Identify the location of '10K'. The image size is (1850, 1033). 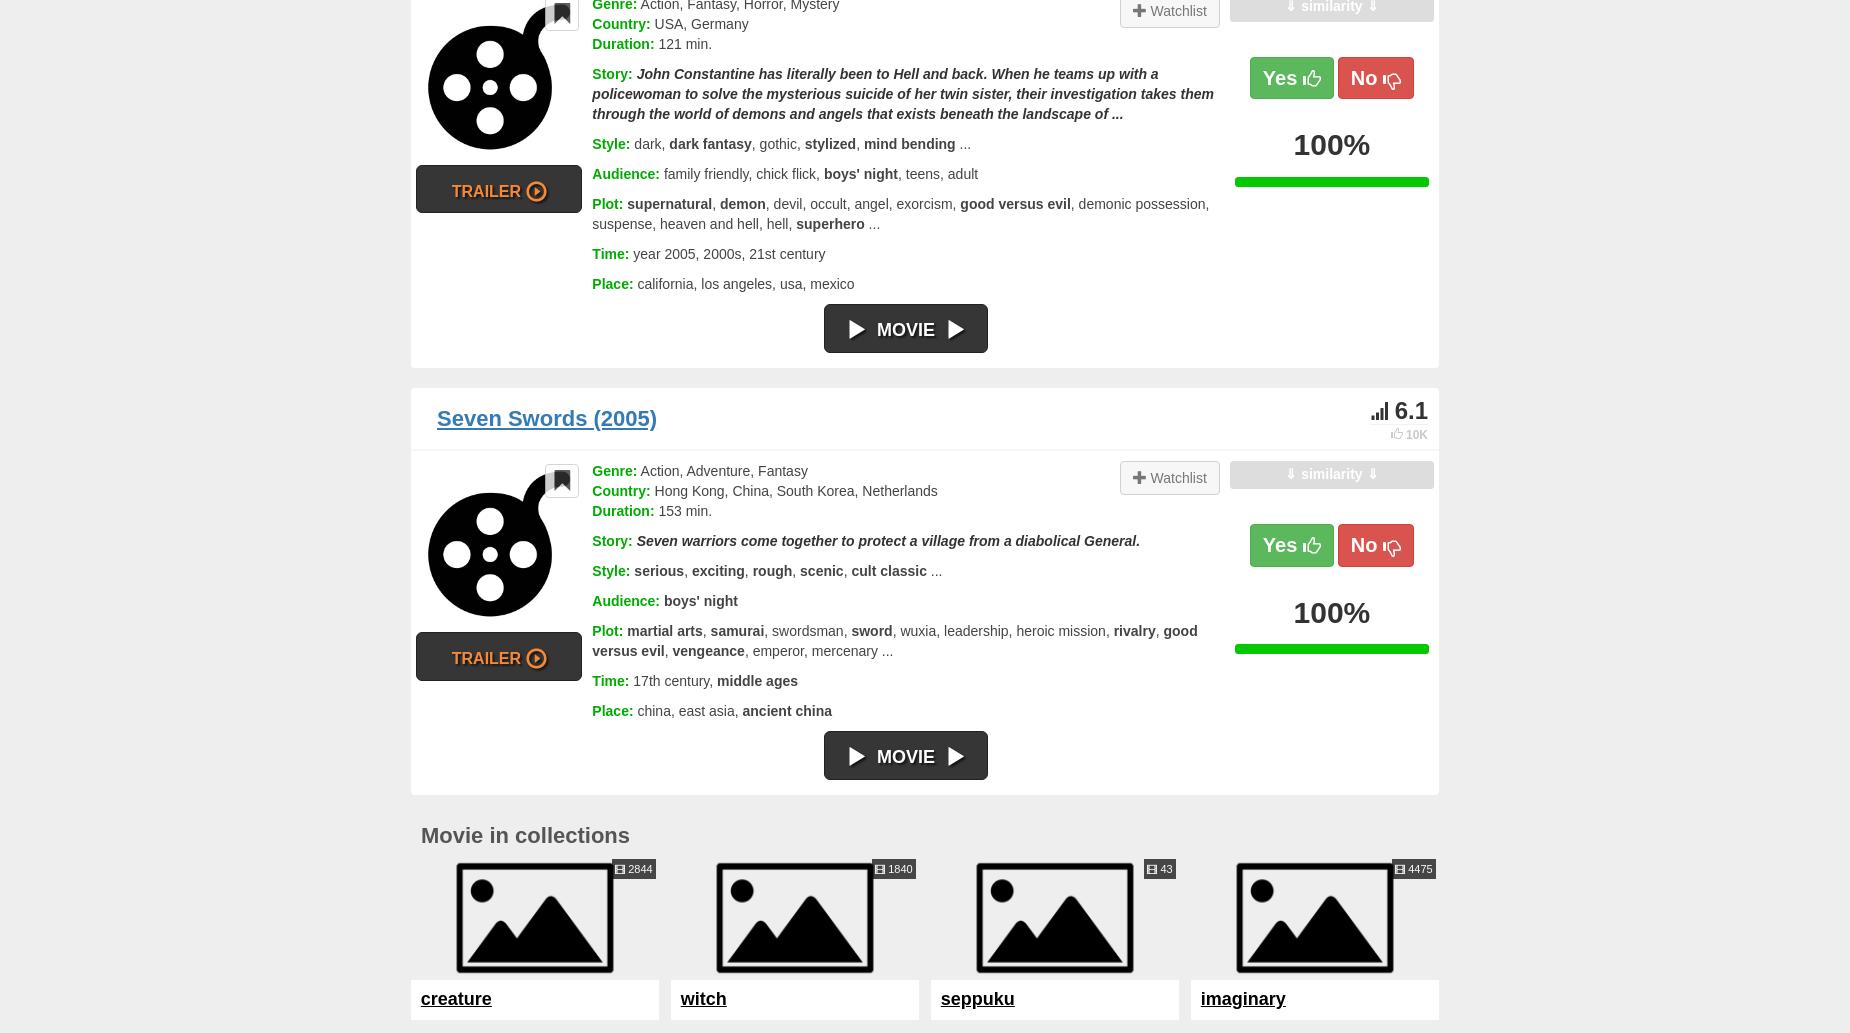
(1405, 433).